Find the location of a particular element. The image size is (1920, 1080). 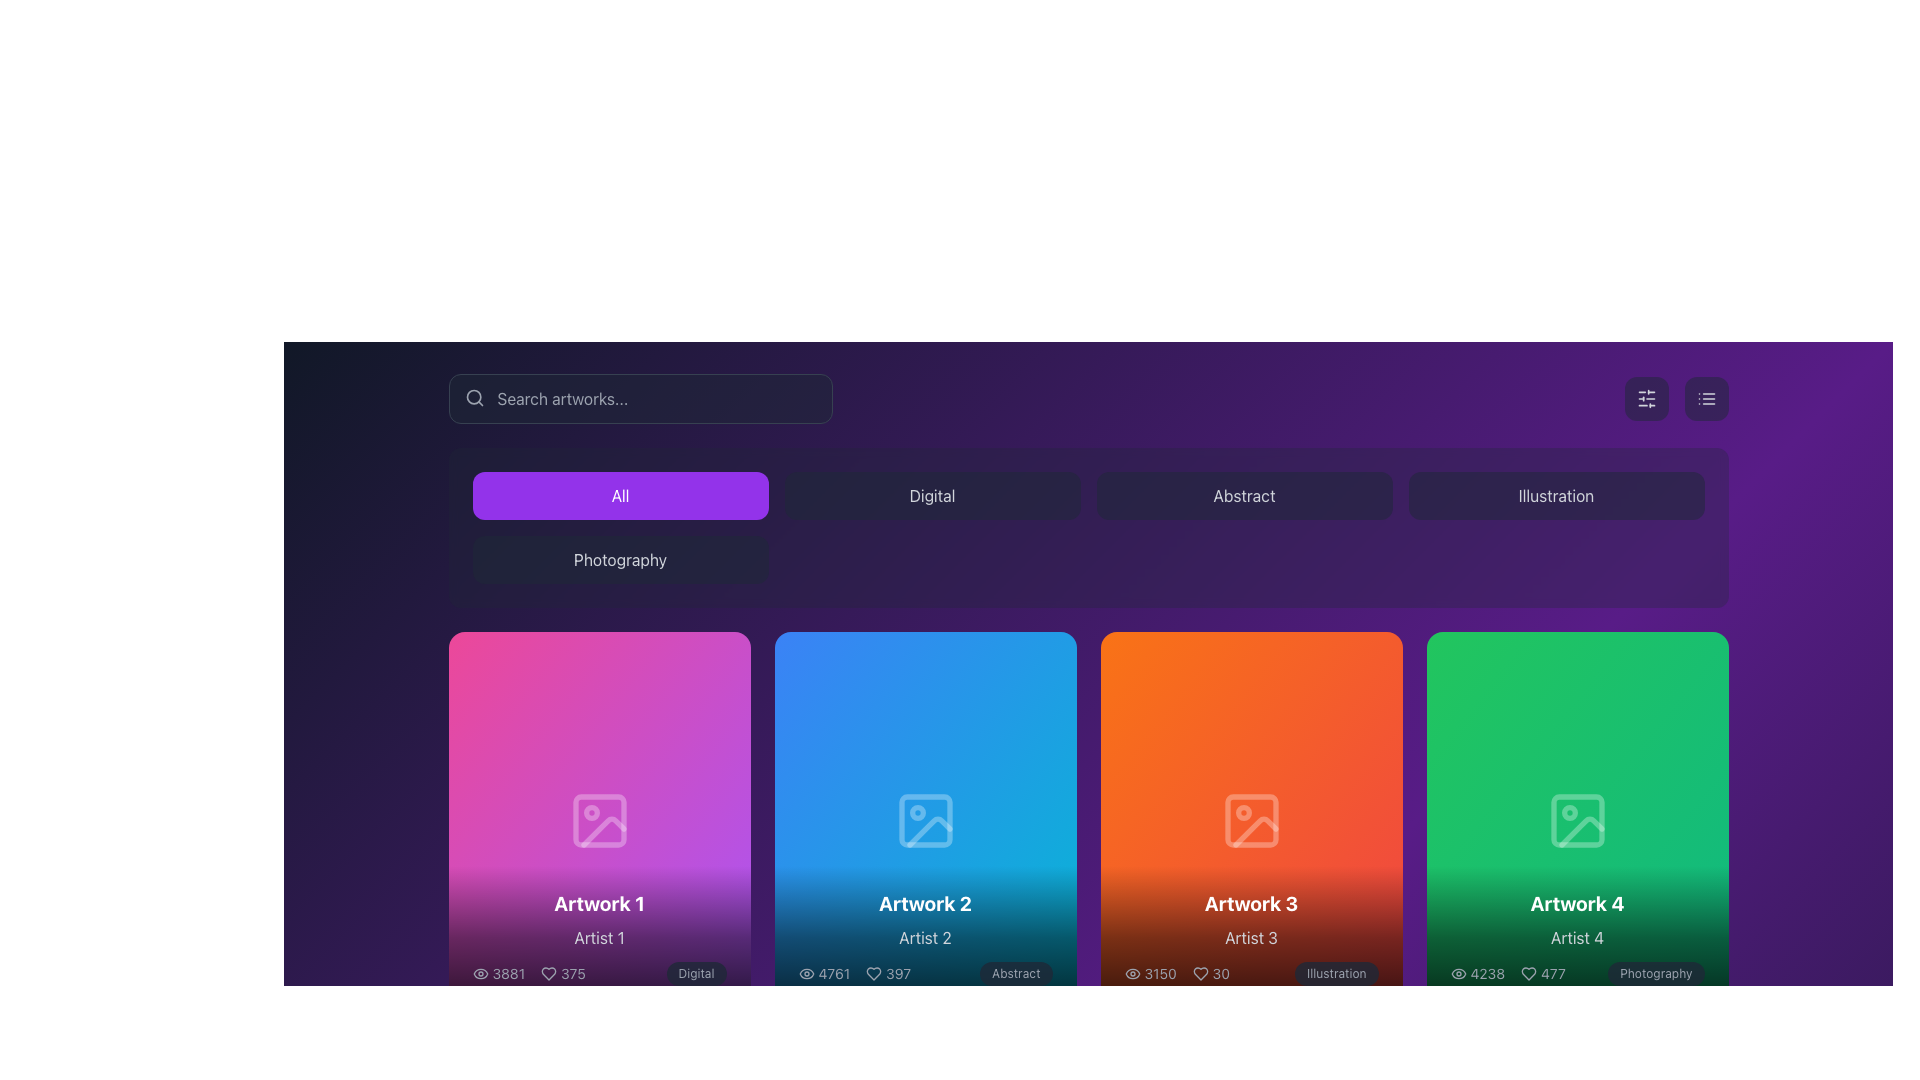

the 'like' or 'favorite' icon located at the bottom edge of the card labeled 'Artwork 3', which is the third card from the left in a horizontal grid layout is located at coordinates (1200, 972).